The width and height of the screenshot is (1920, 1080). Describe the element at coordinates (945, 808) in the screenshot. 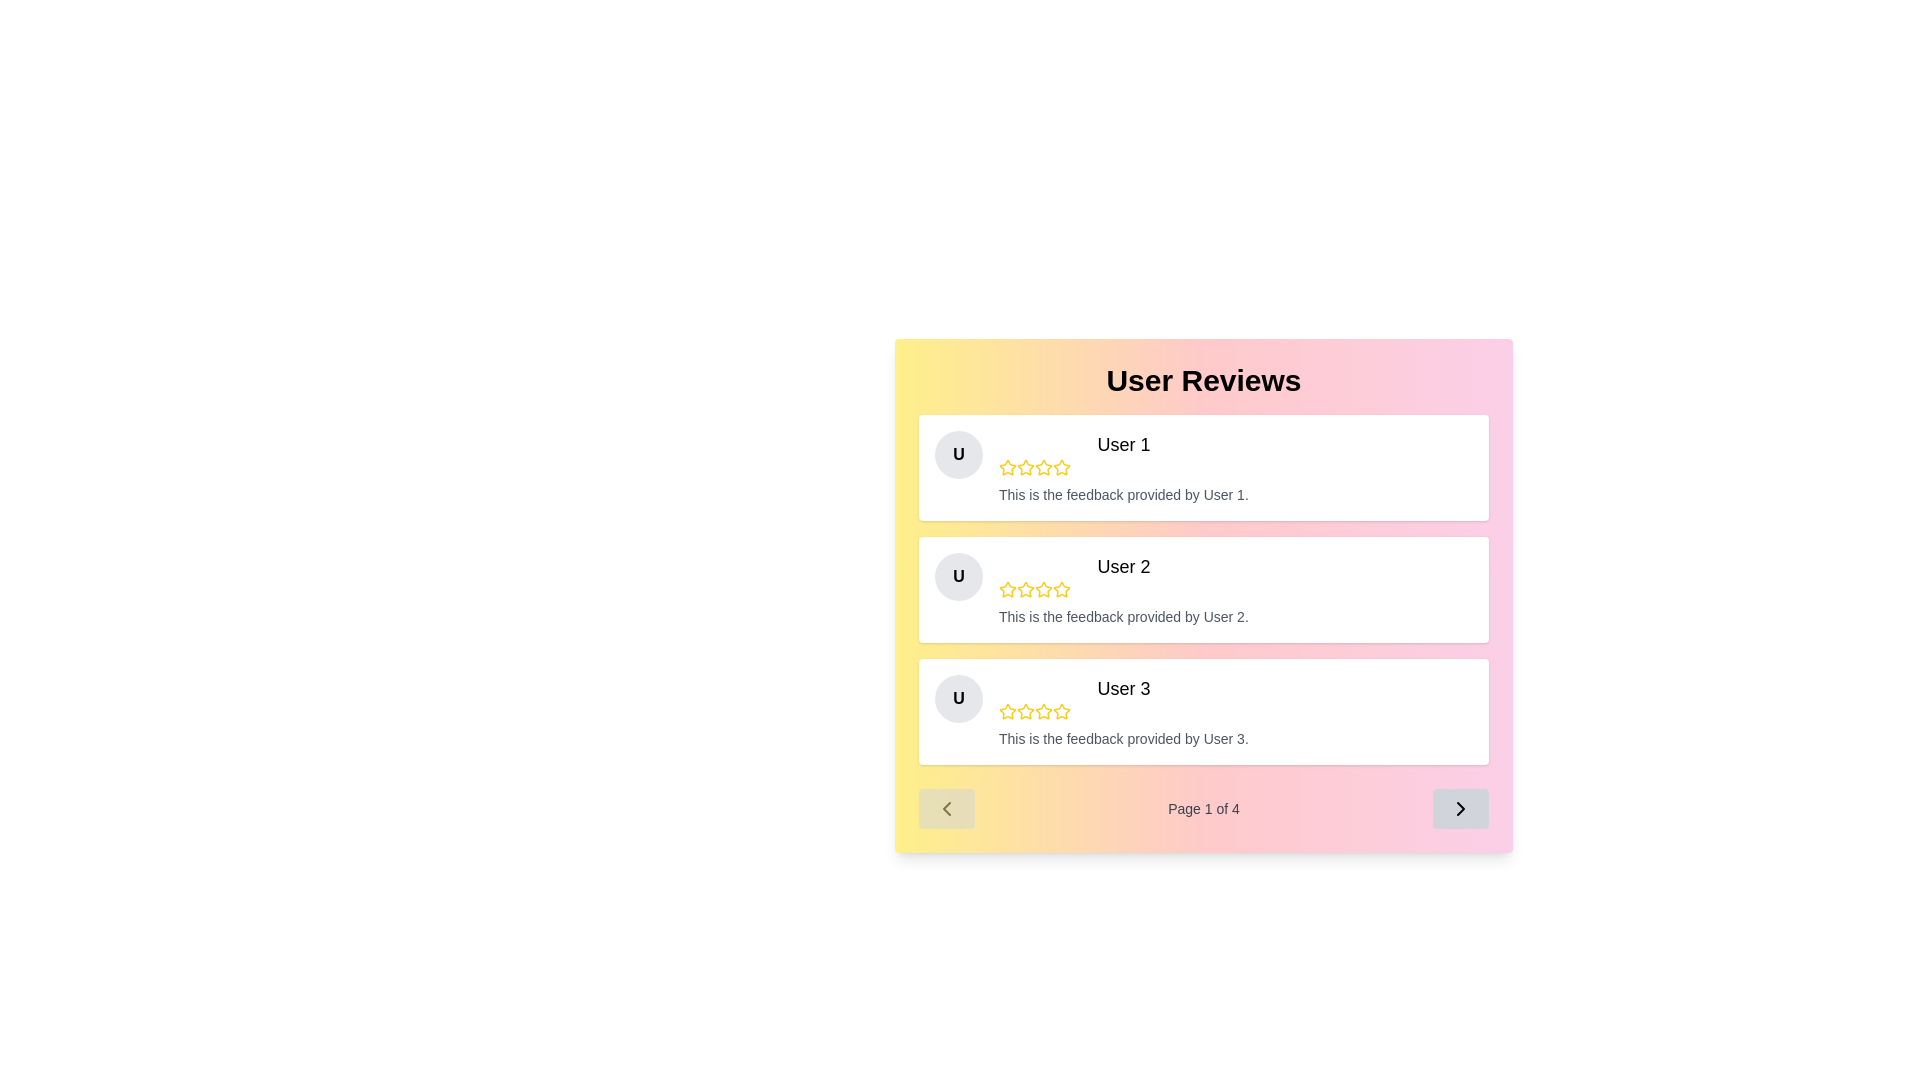

I see `the leftward-pointing chevron icon within the gray button` at that location.